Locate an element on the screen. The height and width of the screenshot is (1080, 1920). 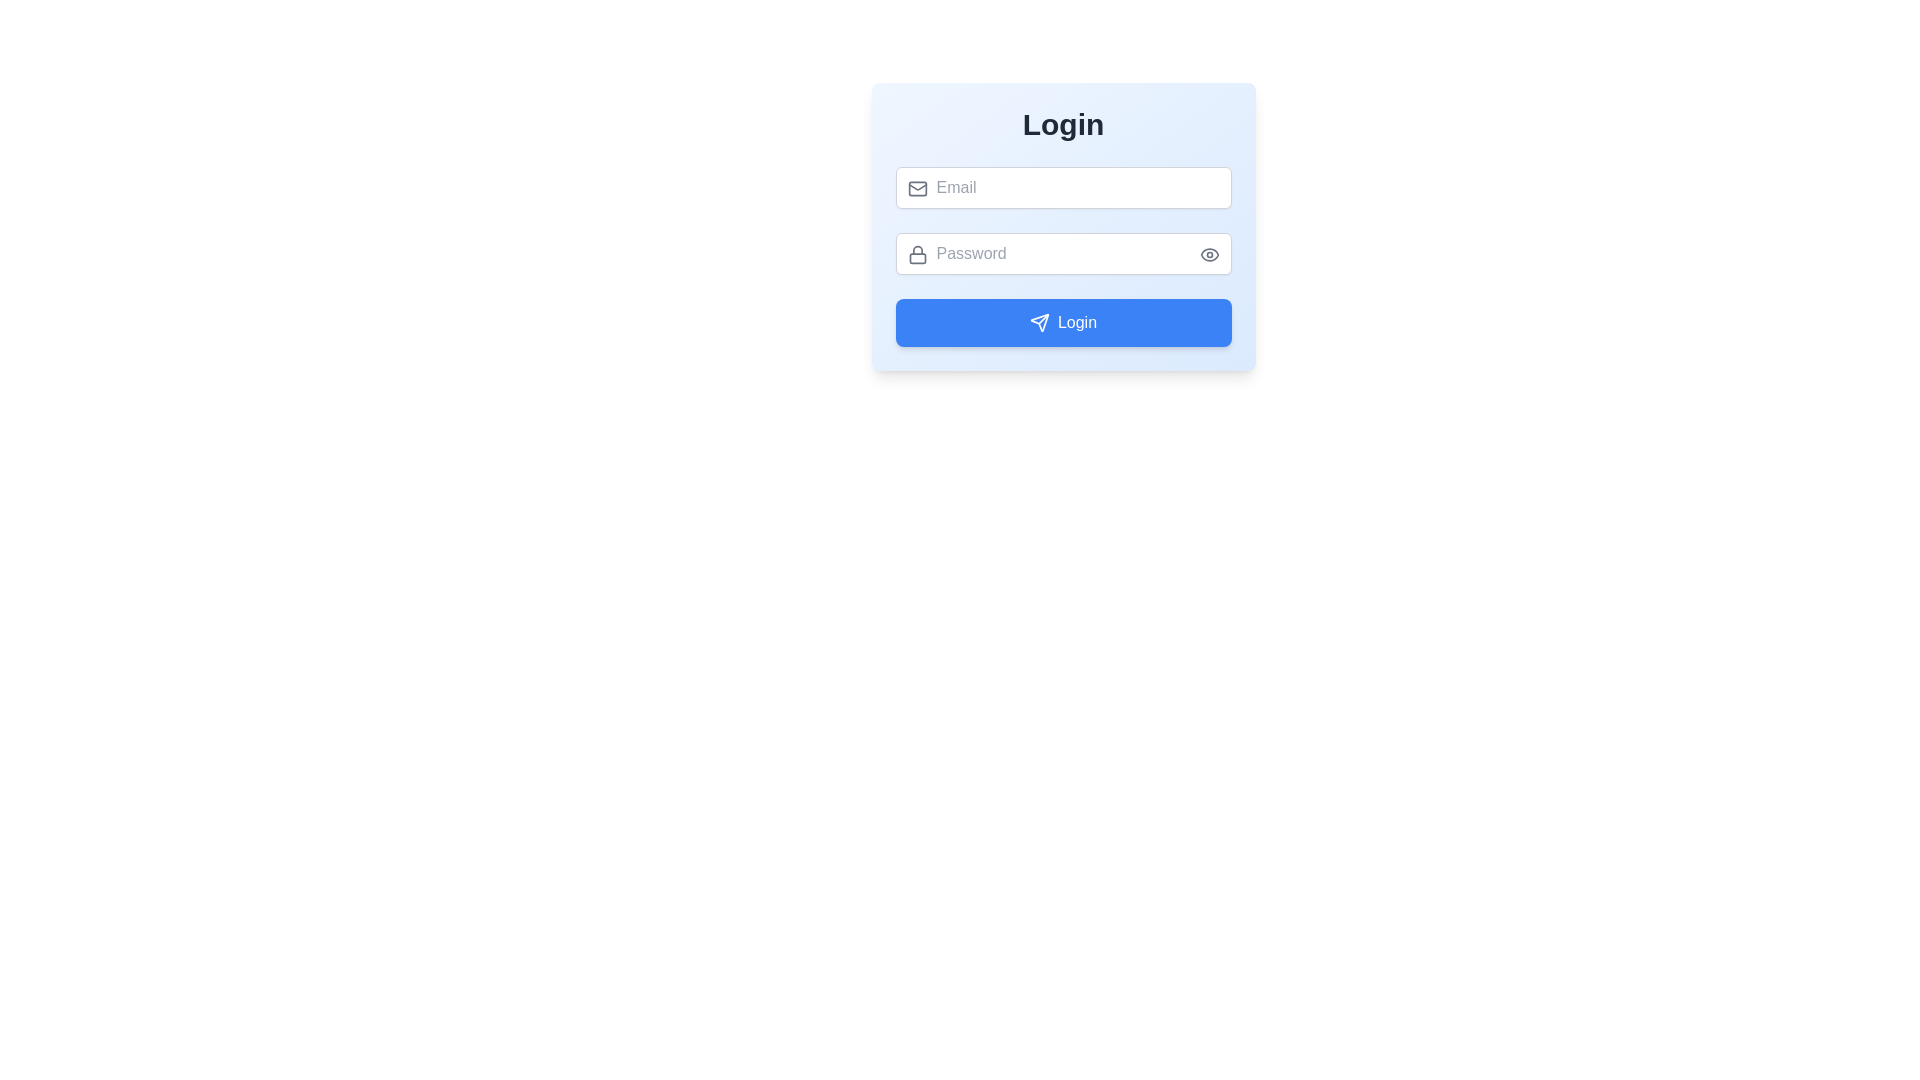
the rectangular envelope icon located to the immediate left of the email input field in the login form, indicating email functionality is located at coordinates (916, 189).